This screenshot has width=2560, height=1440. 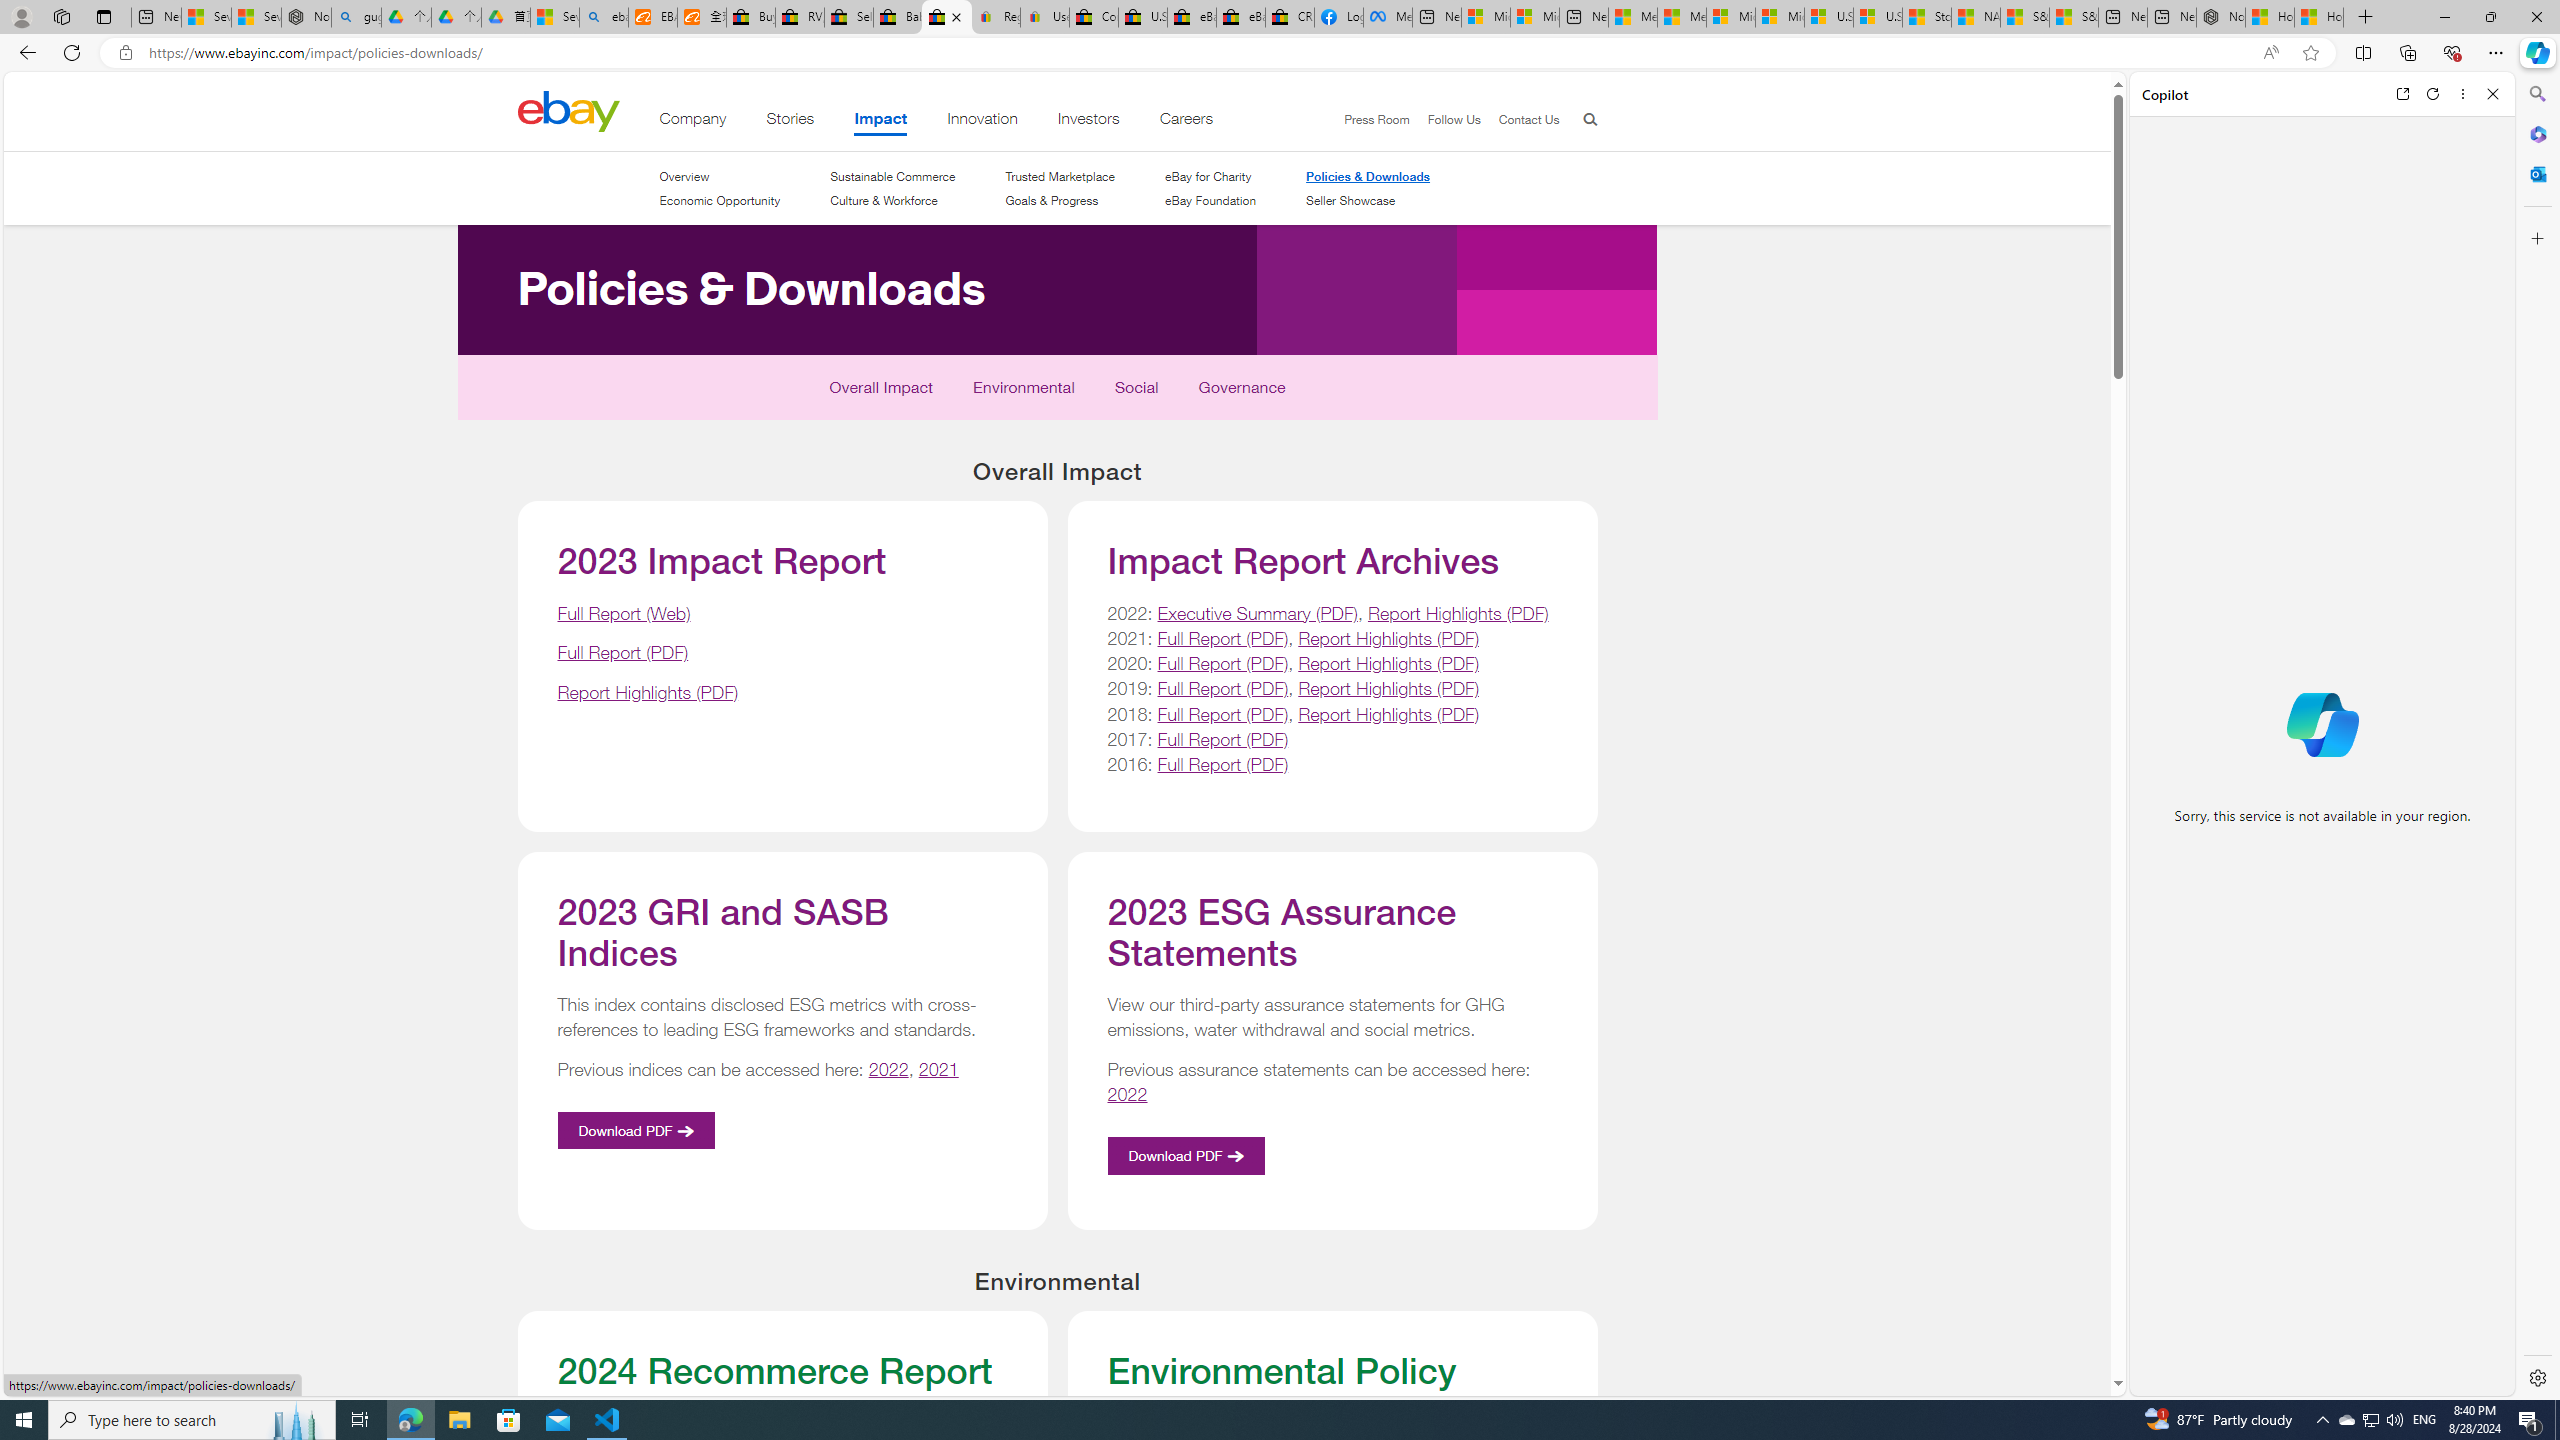 I want to click on 'U.S. State Privacy Disclosures - eBay Inc.', so click(x=1142, y=16).